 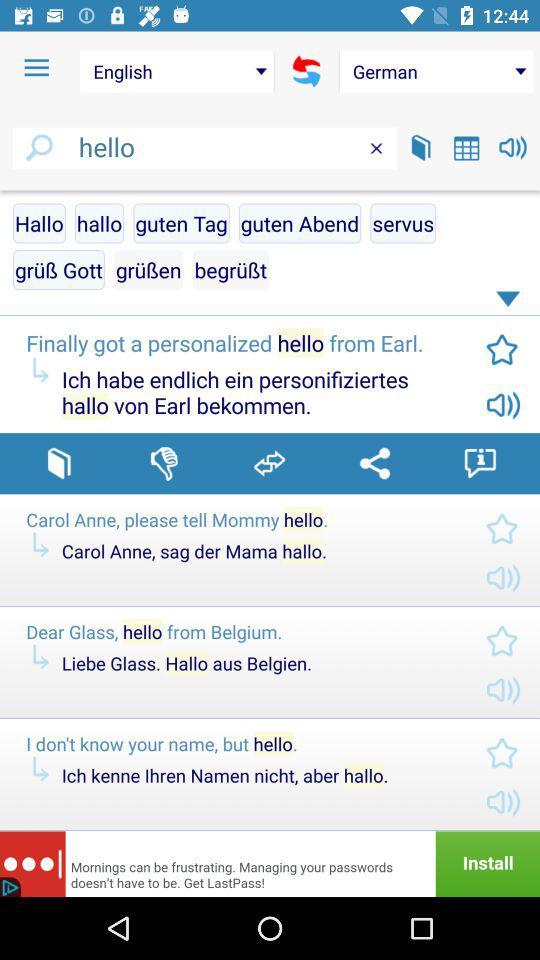 What do you see at coordinates (181, 223) in the screenshot?
I see `icon next to guten abend item` at bounding box center [181, 223].